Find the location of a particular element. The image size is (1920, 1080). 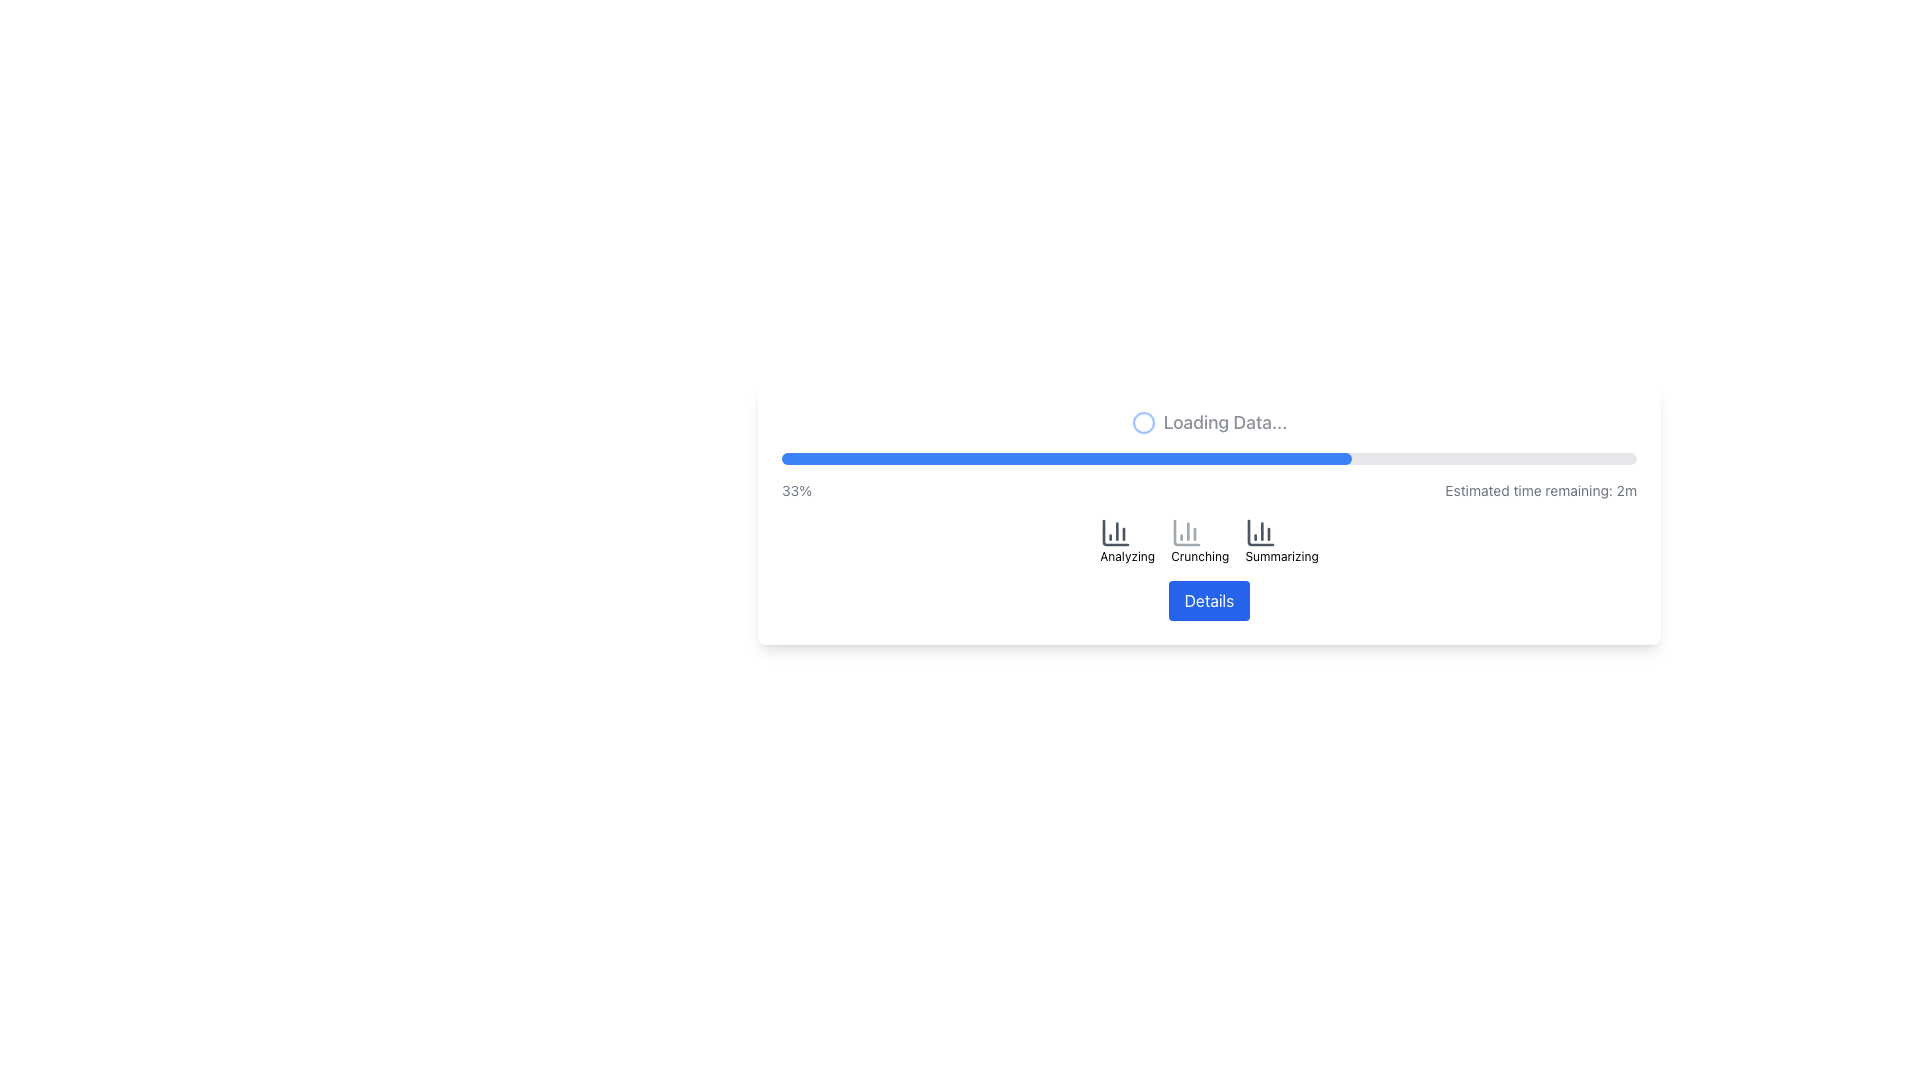

the text label displaying '33%' which is styled in gray within a progress-tracking interface is located at coordinates (795, 490).